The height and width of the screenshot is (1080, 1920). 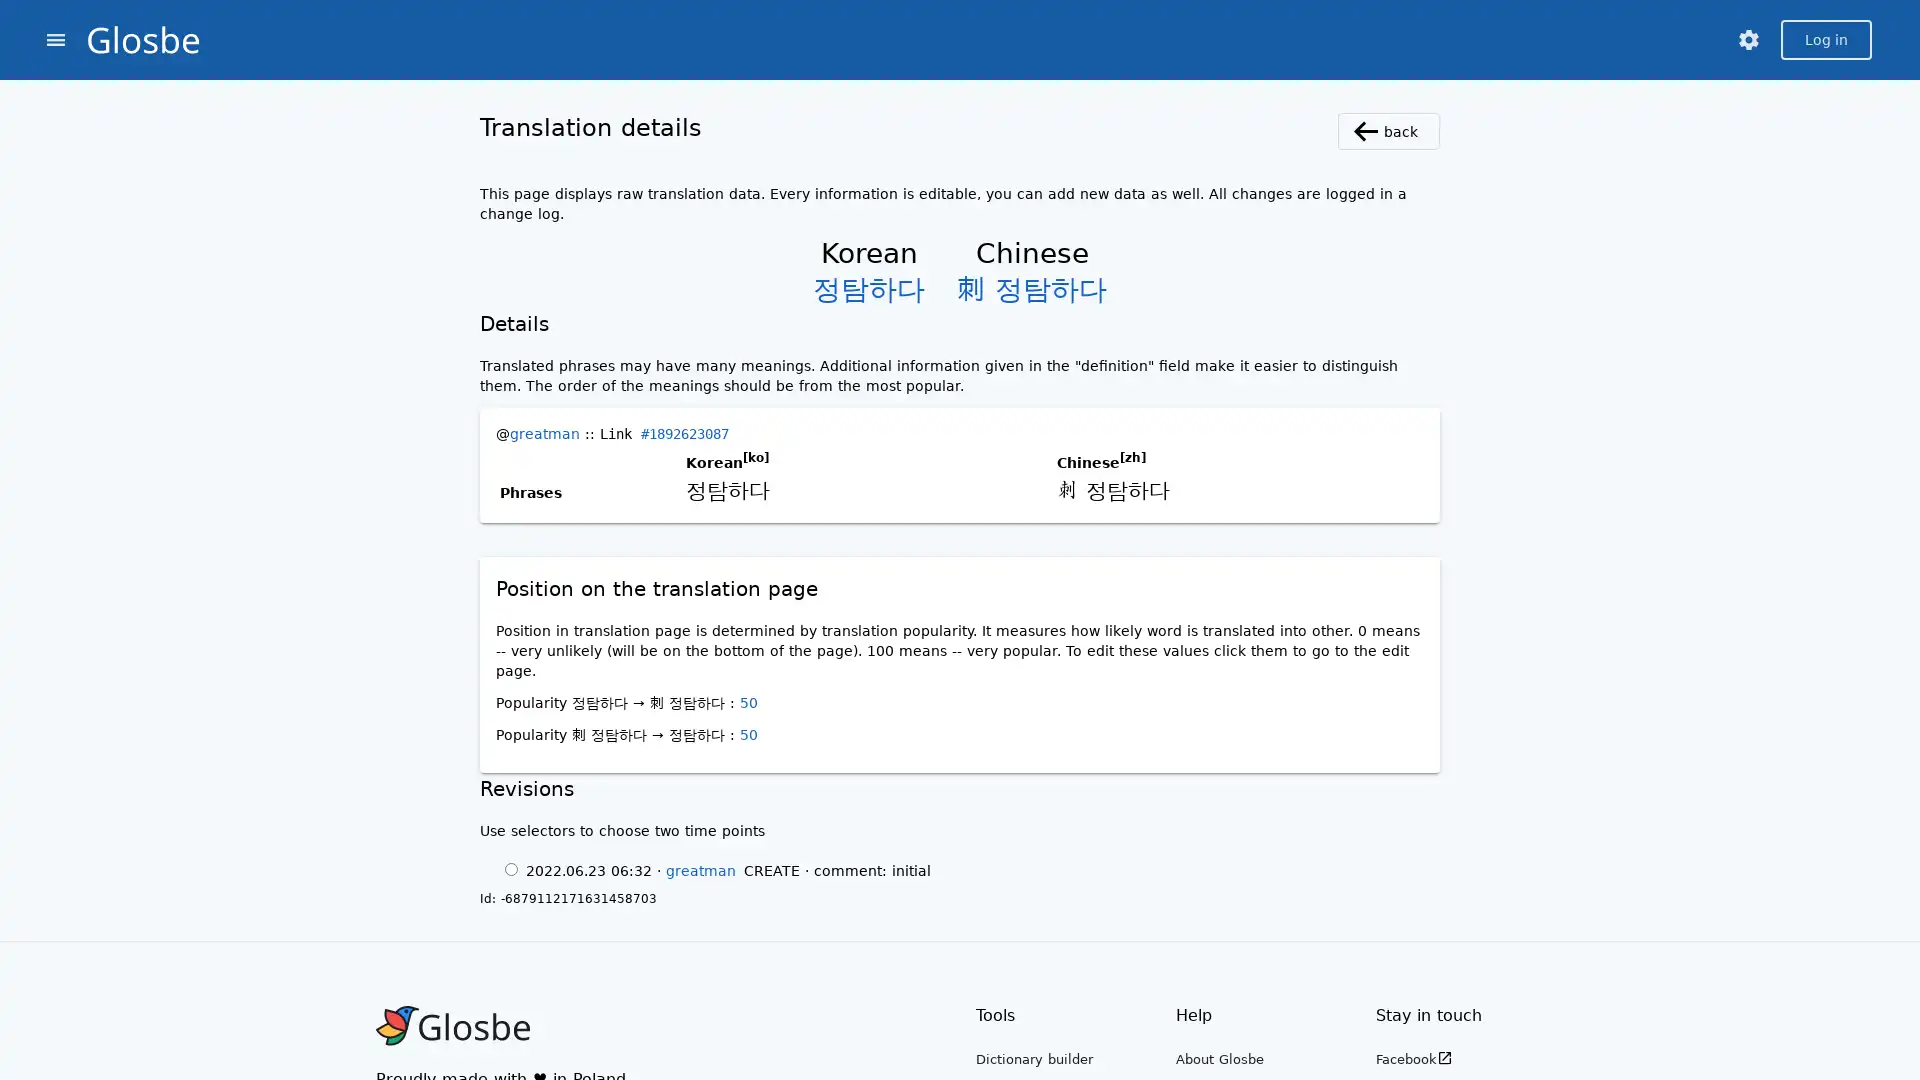 I want to click on back, so click(x=1387, y=131).